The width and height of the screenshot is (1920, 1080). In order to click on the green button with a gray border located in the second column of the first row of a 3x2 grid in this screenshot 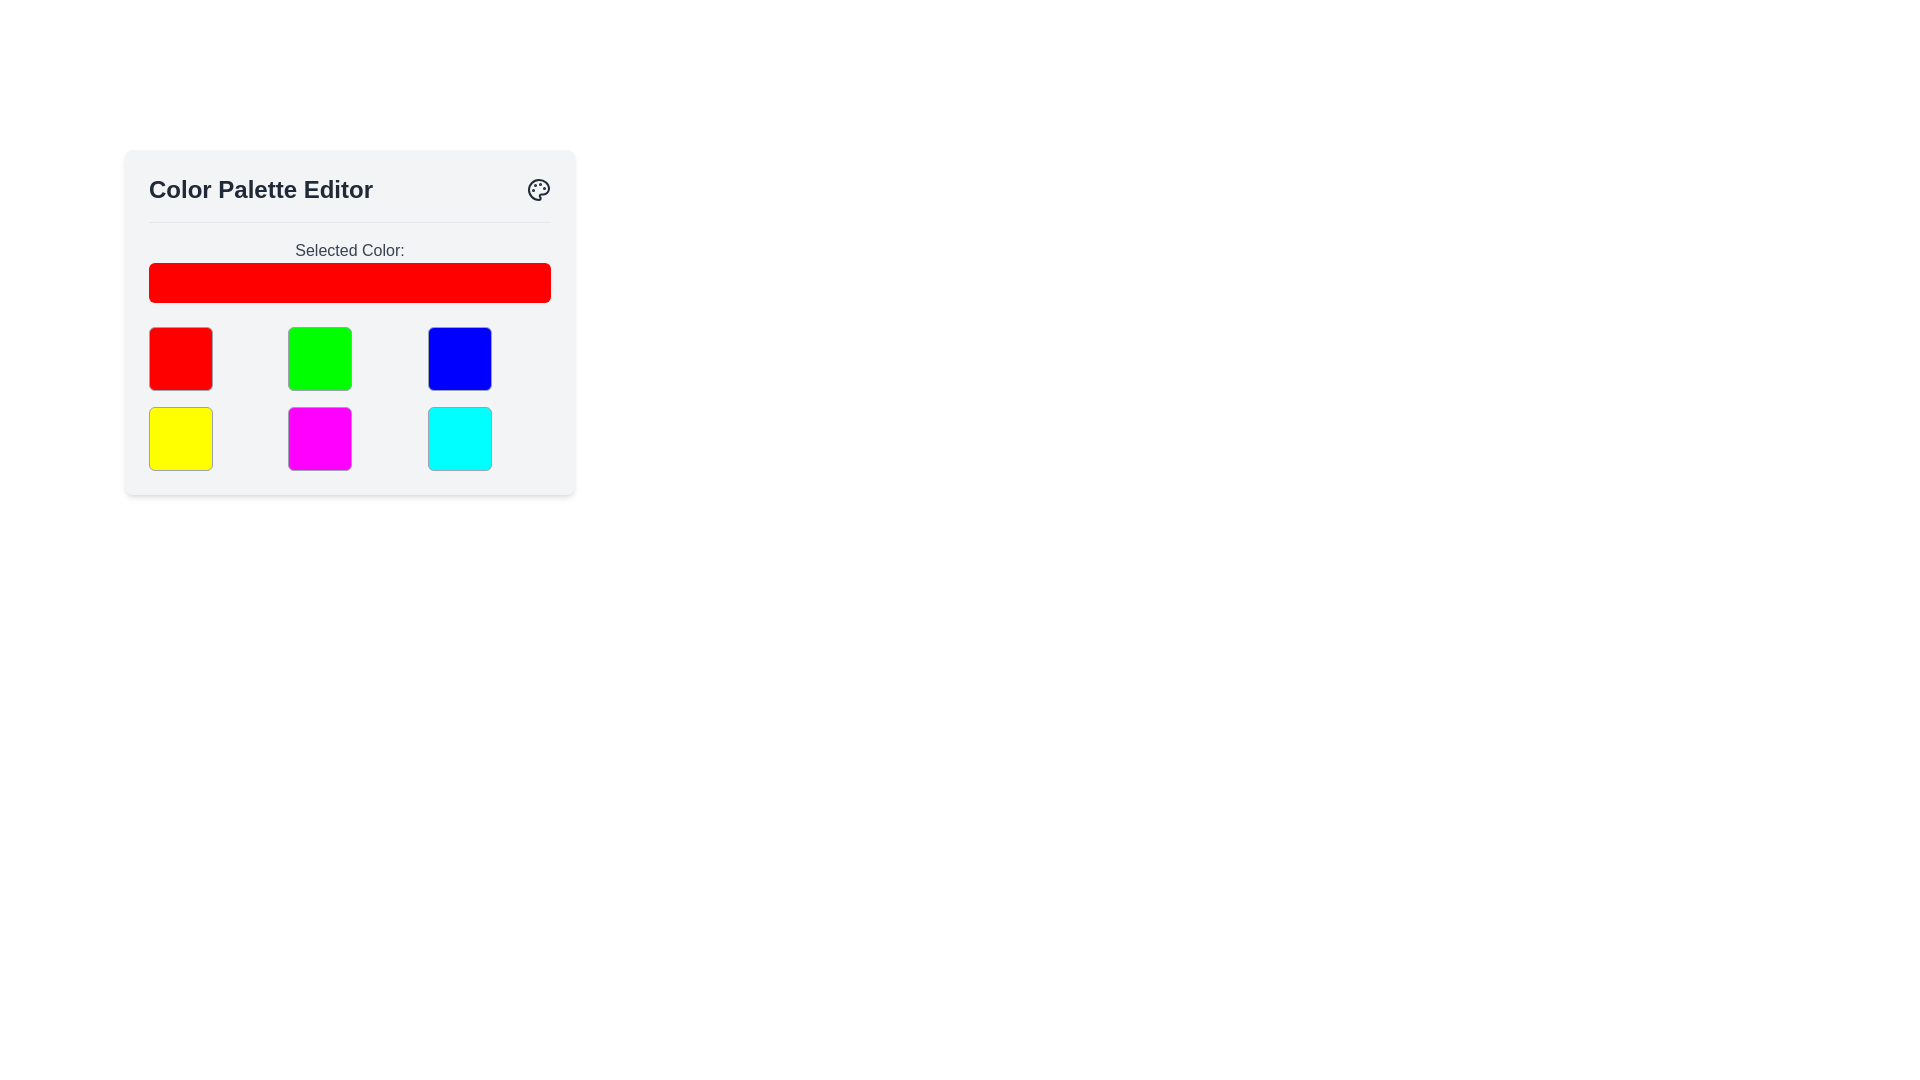, I will do `click(320, 357)`.